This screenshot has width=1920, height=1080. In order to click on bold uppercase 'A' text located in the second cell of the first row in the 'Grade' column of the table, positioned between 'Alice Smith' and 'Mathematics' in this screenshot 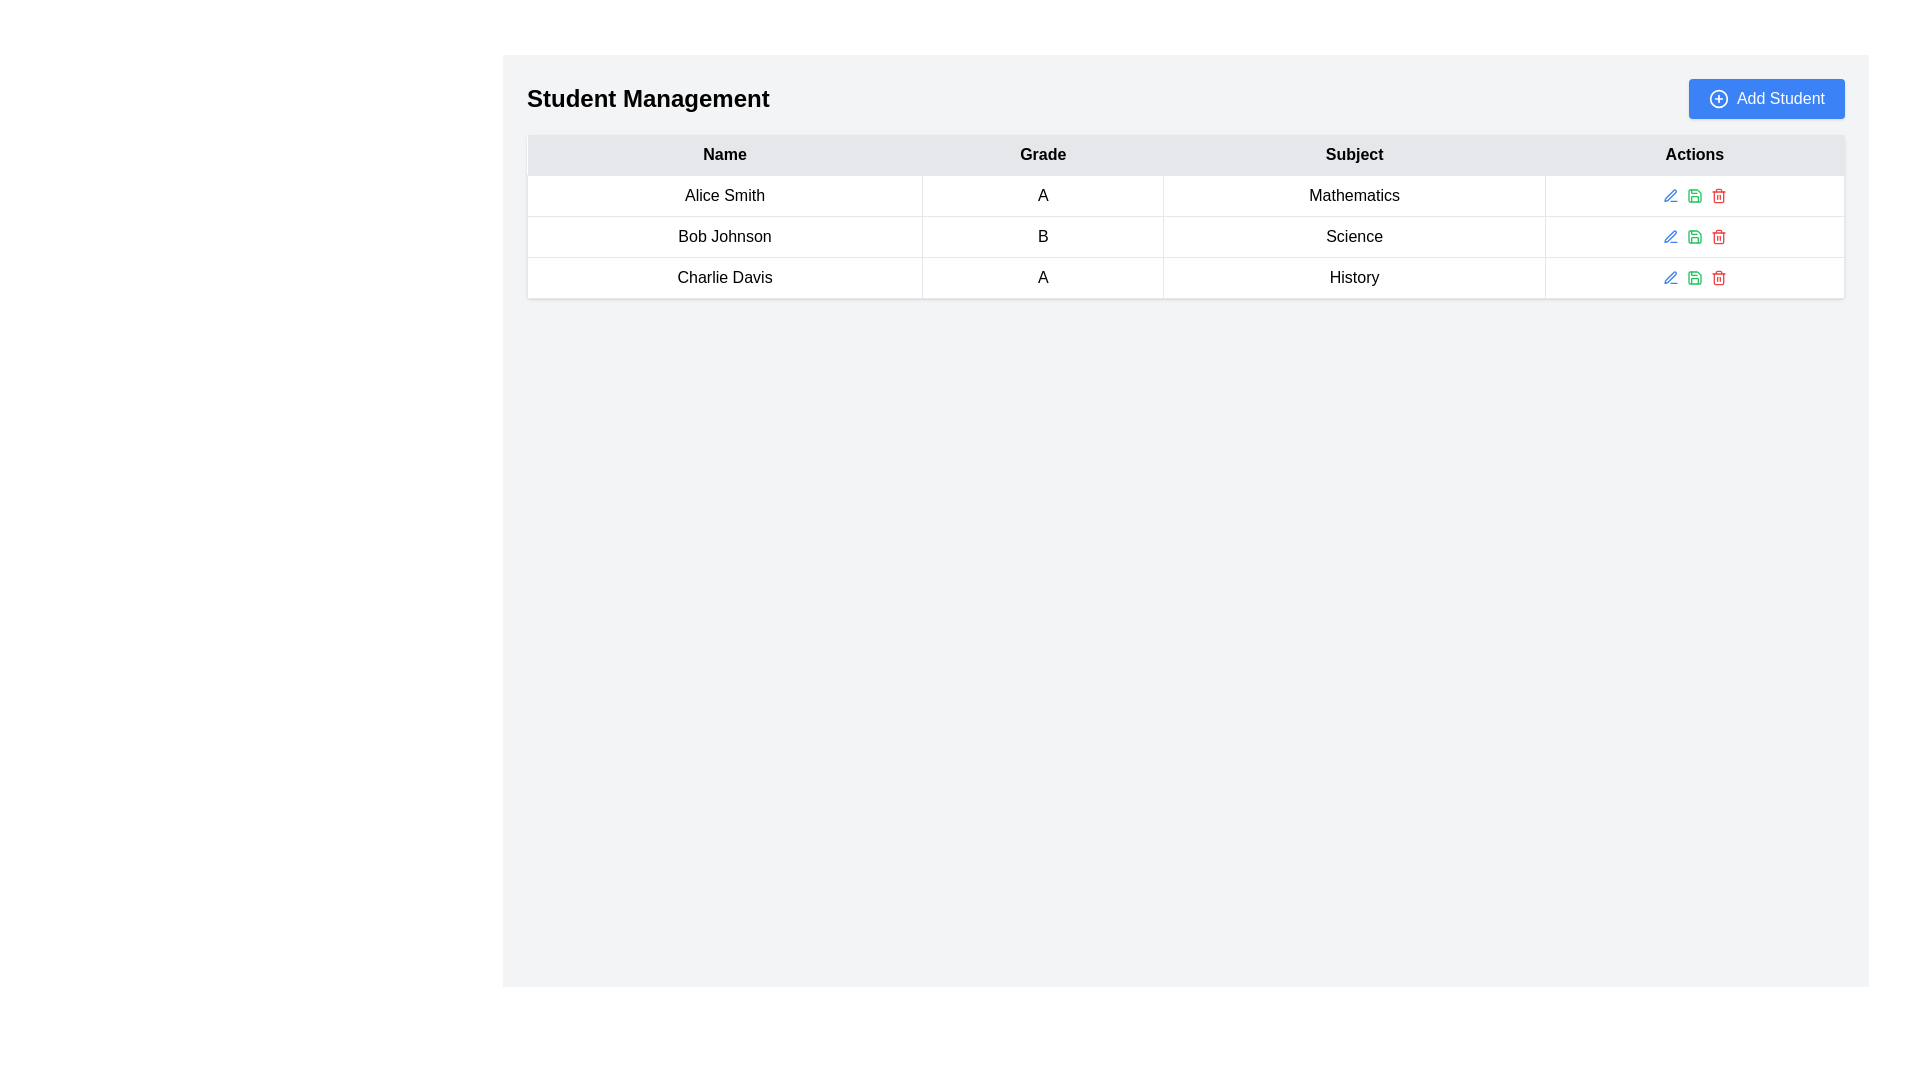, I will do `click(1042, 196)`.